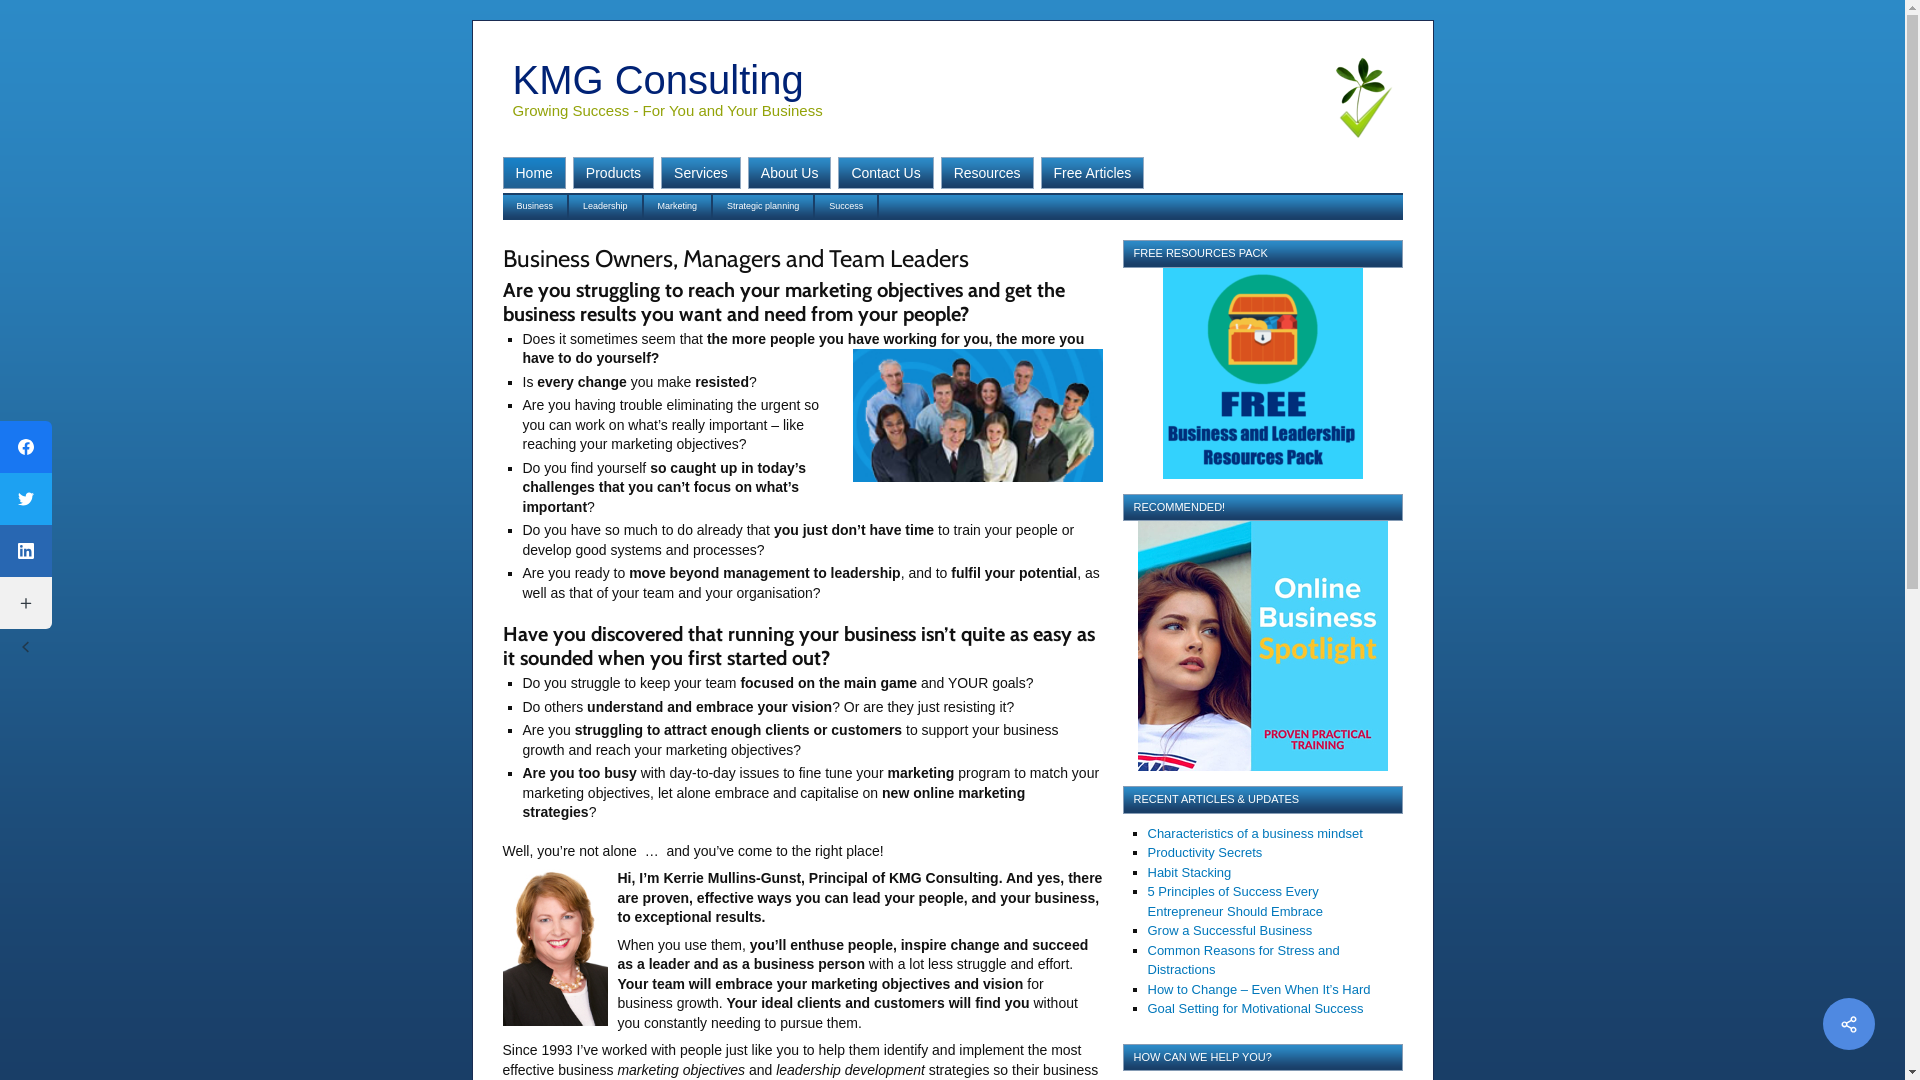 The height and width of the screenshot is (1080, 1920). What do you see at coordinates (1190, 870) in the screenshot?
I see `'Habit Stacking'` at bounding box center [1190, 870].